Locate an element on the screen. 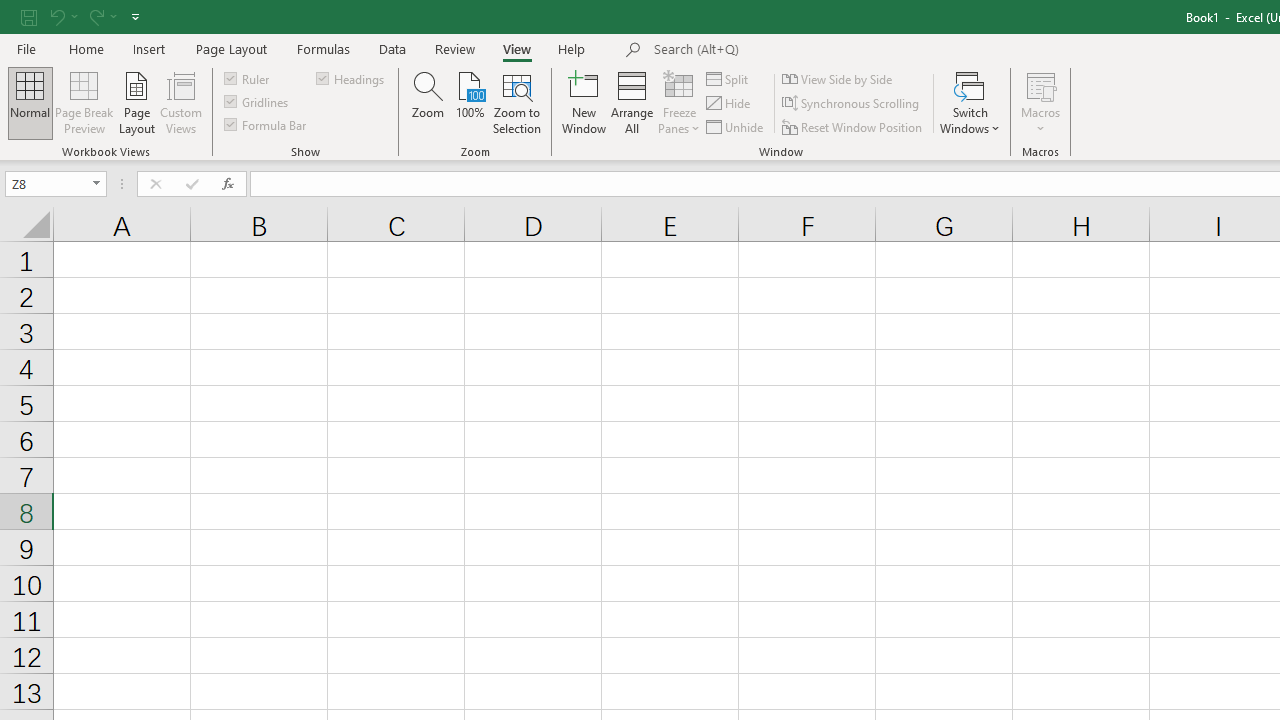  'Unhide...' is located at coordinates (735, 127).